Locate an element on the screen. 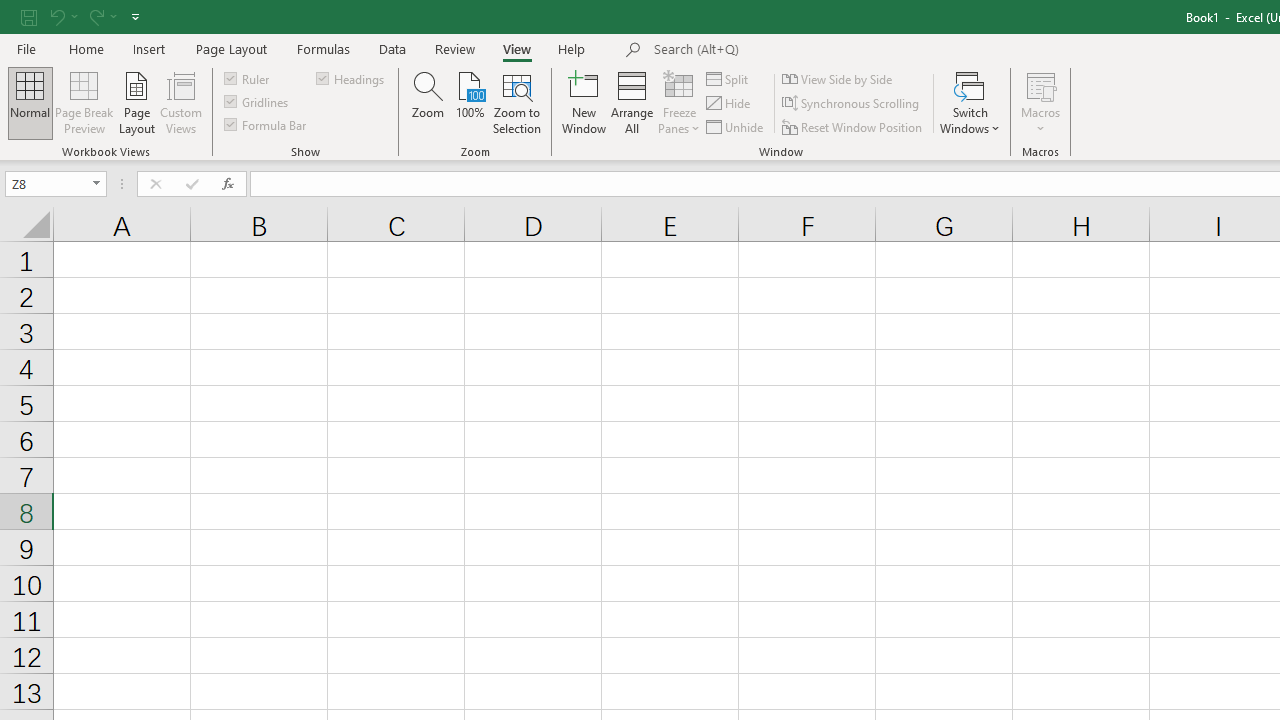  'Unhide...' is located at coordinates (735, 127).